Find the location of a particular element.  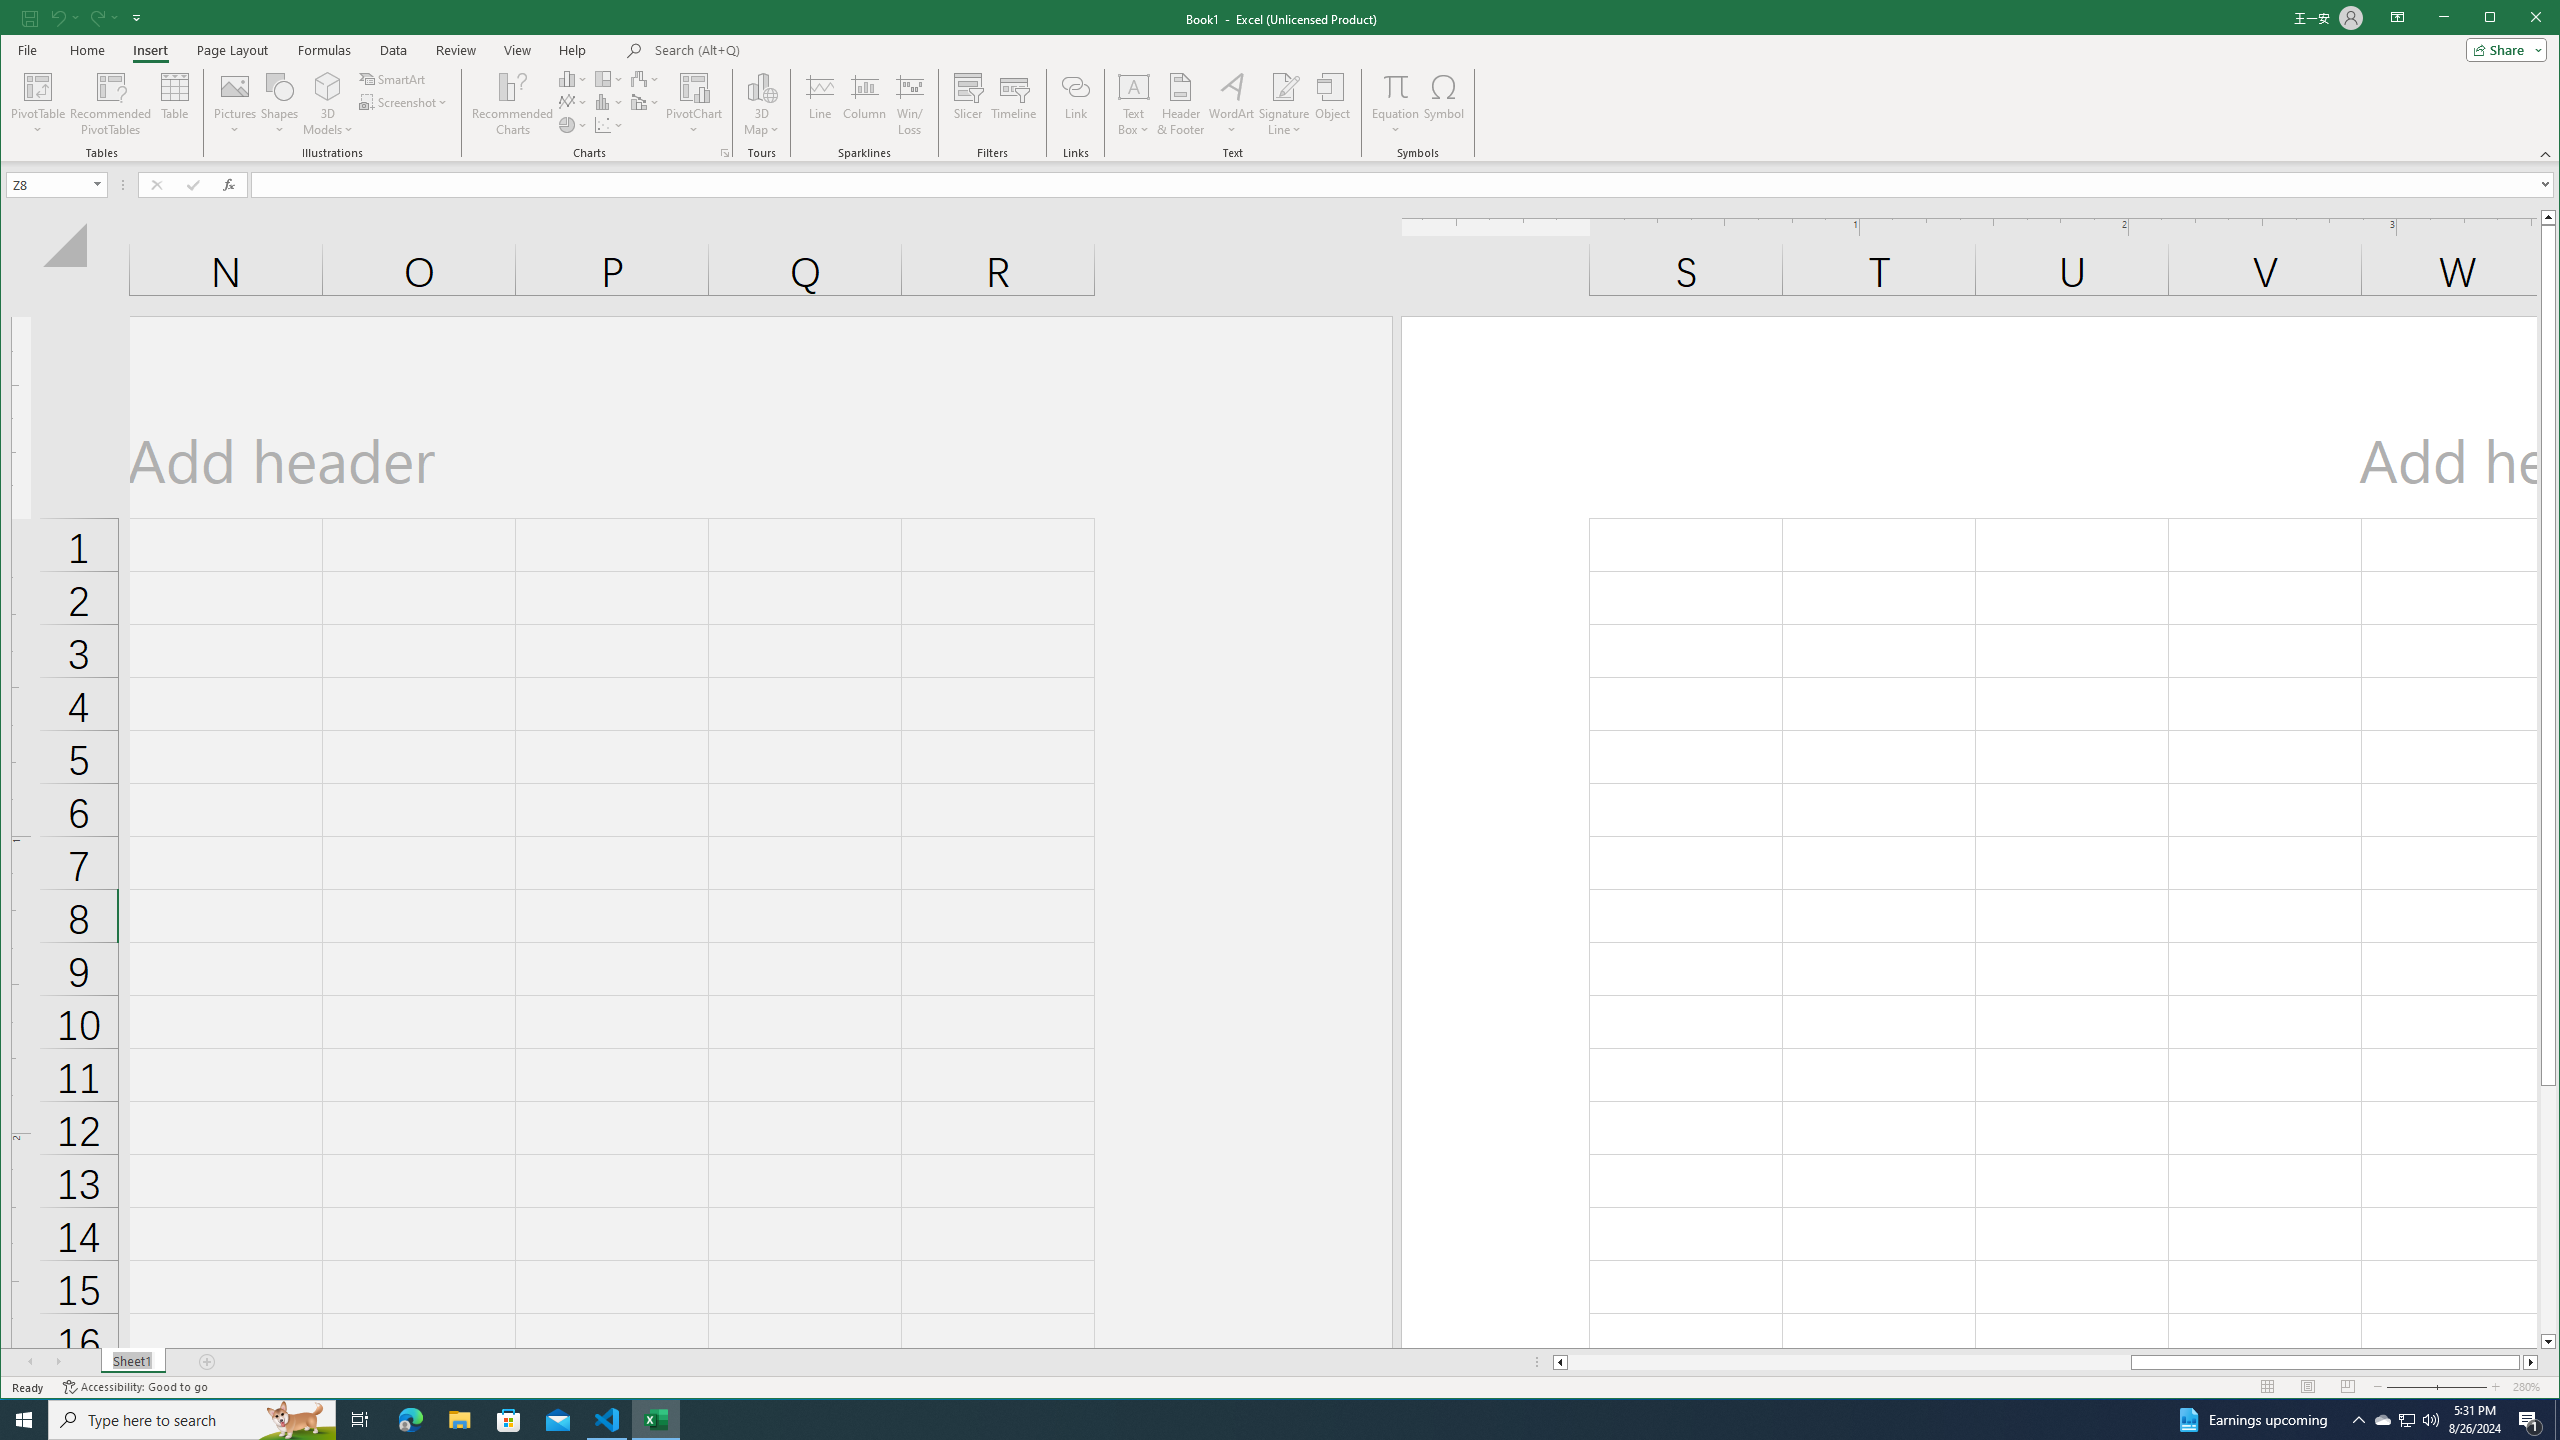

'Slicer...' is located at coordinates (966, 103).